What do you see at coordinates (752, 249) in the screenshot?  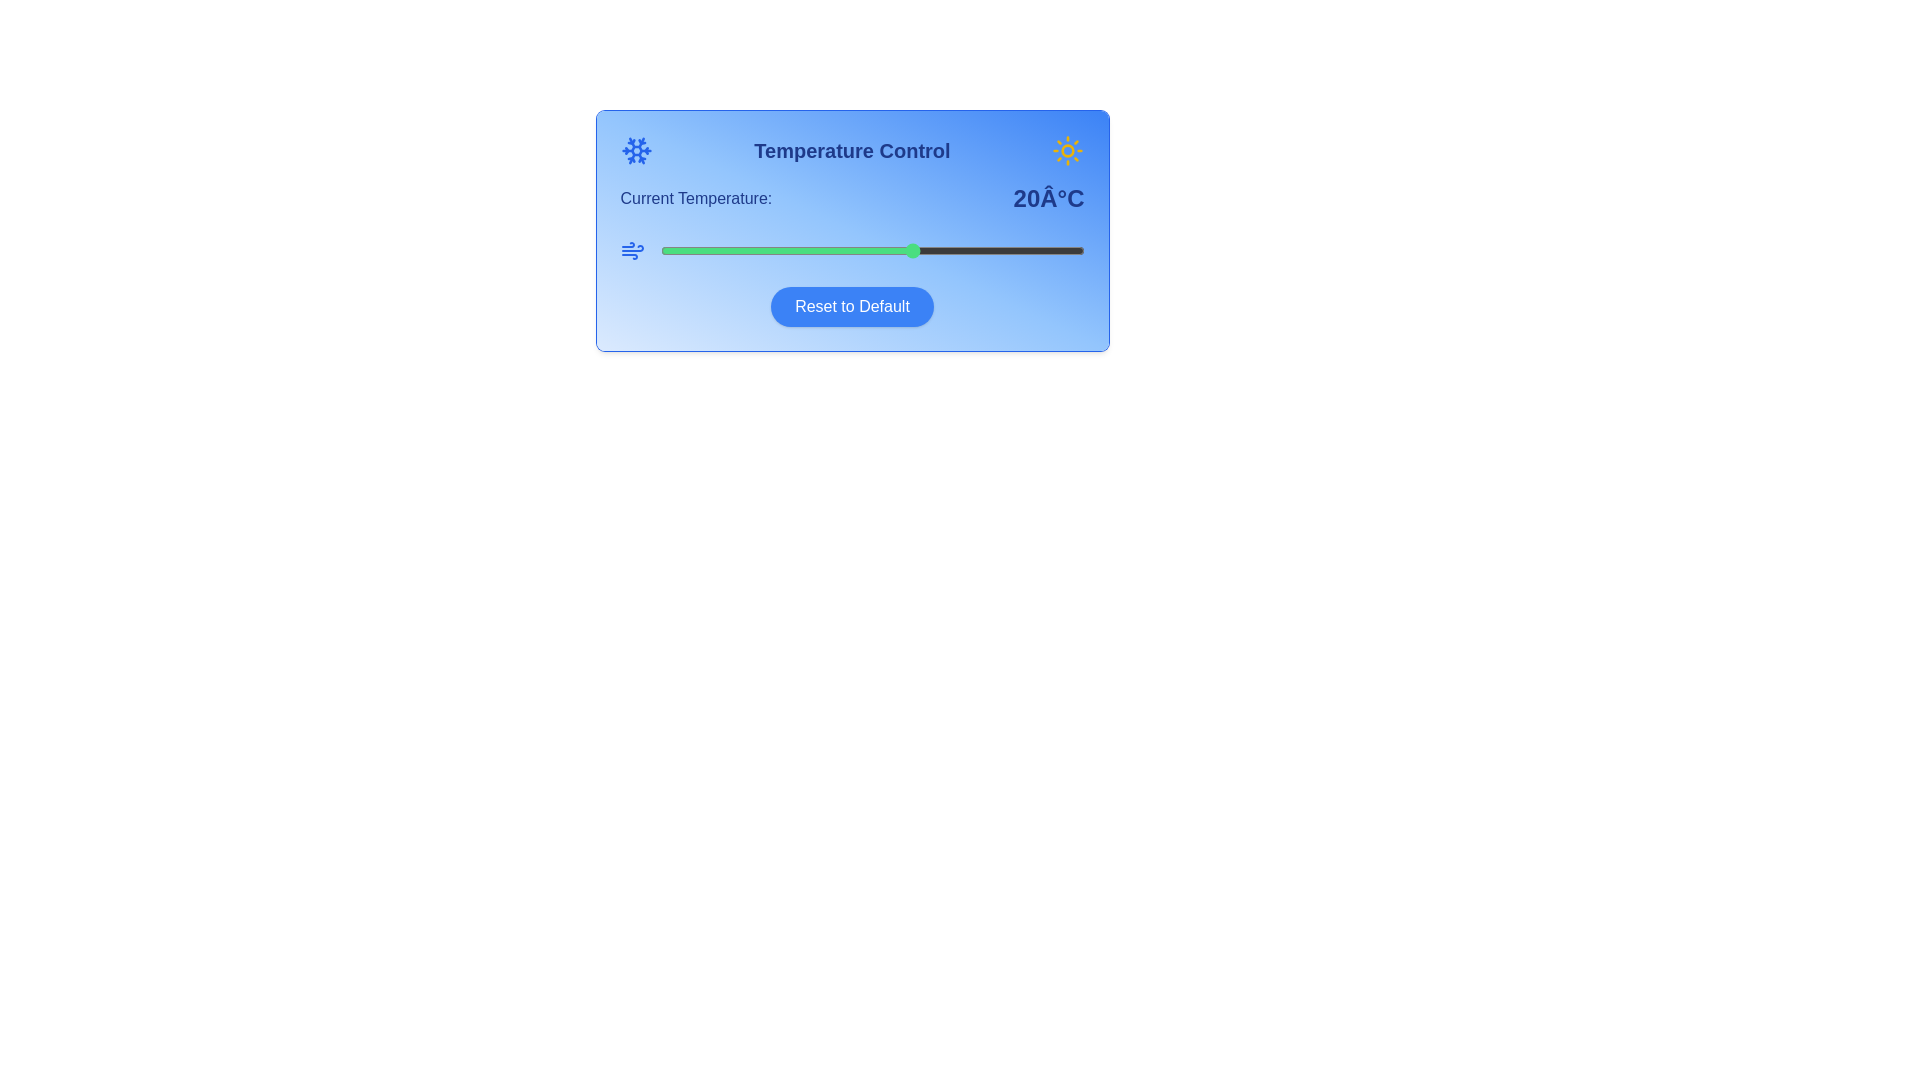 I see `the temperature slider` at bounding box center [752, 249].